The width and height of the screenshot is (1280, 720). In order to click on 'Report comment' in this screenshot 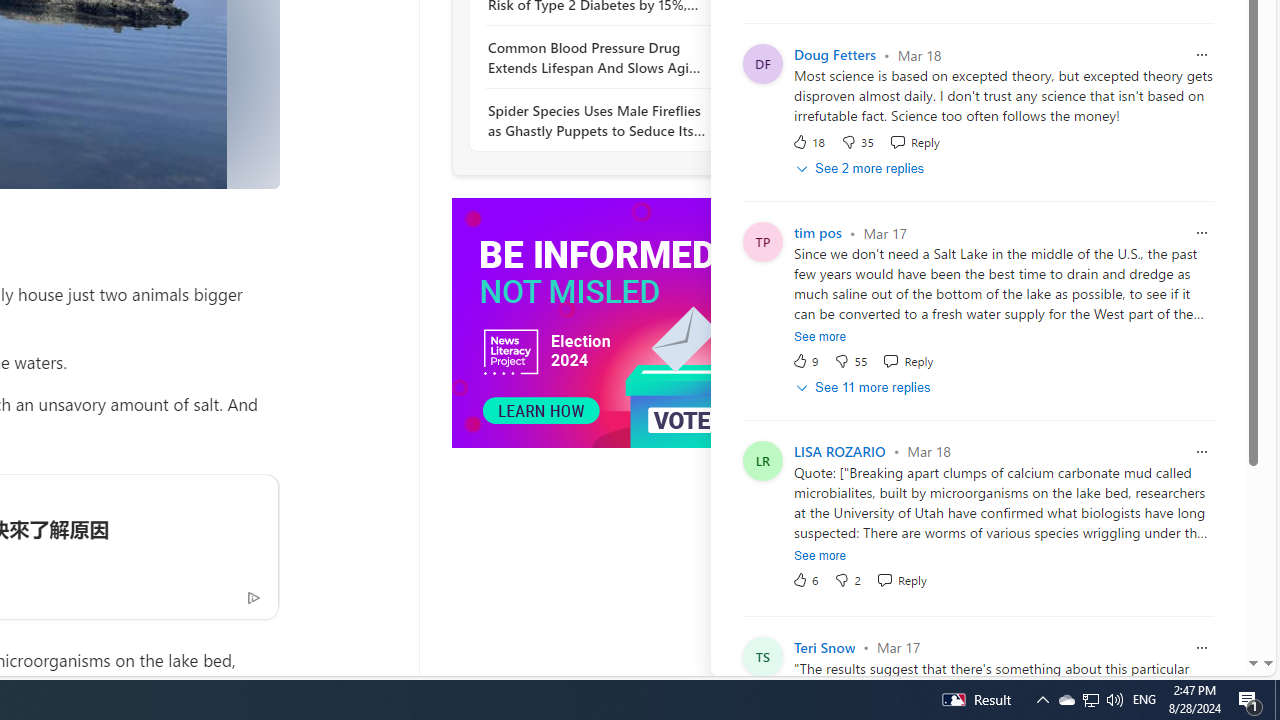, I will do `click(1200, 647)`.